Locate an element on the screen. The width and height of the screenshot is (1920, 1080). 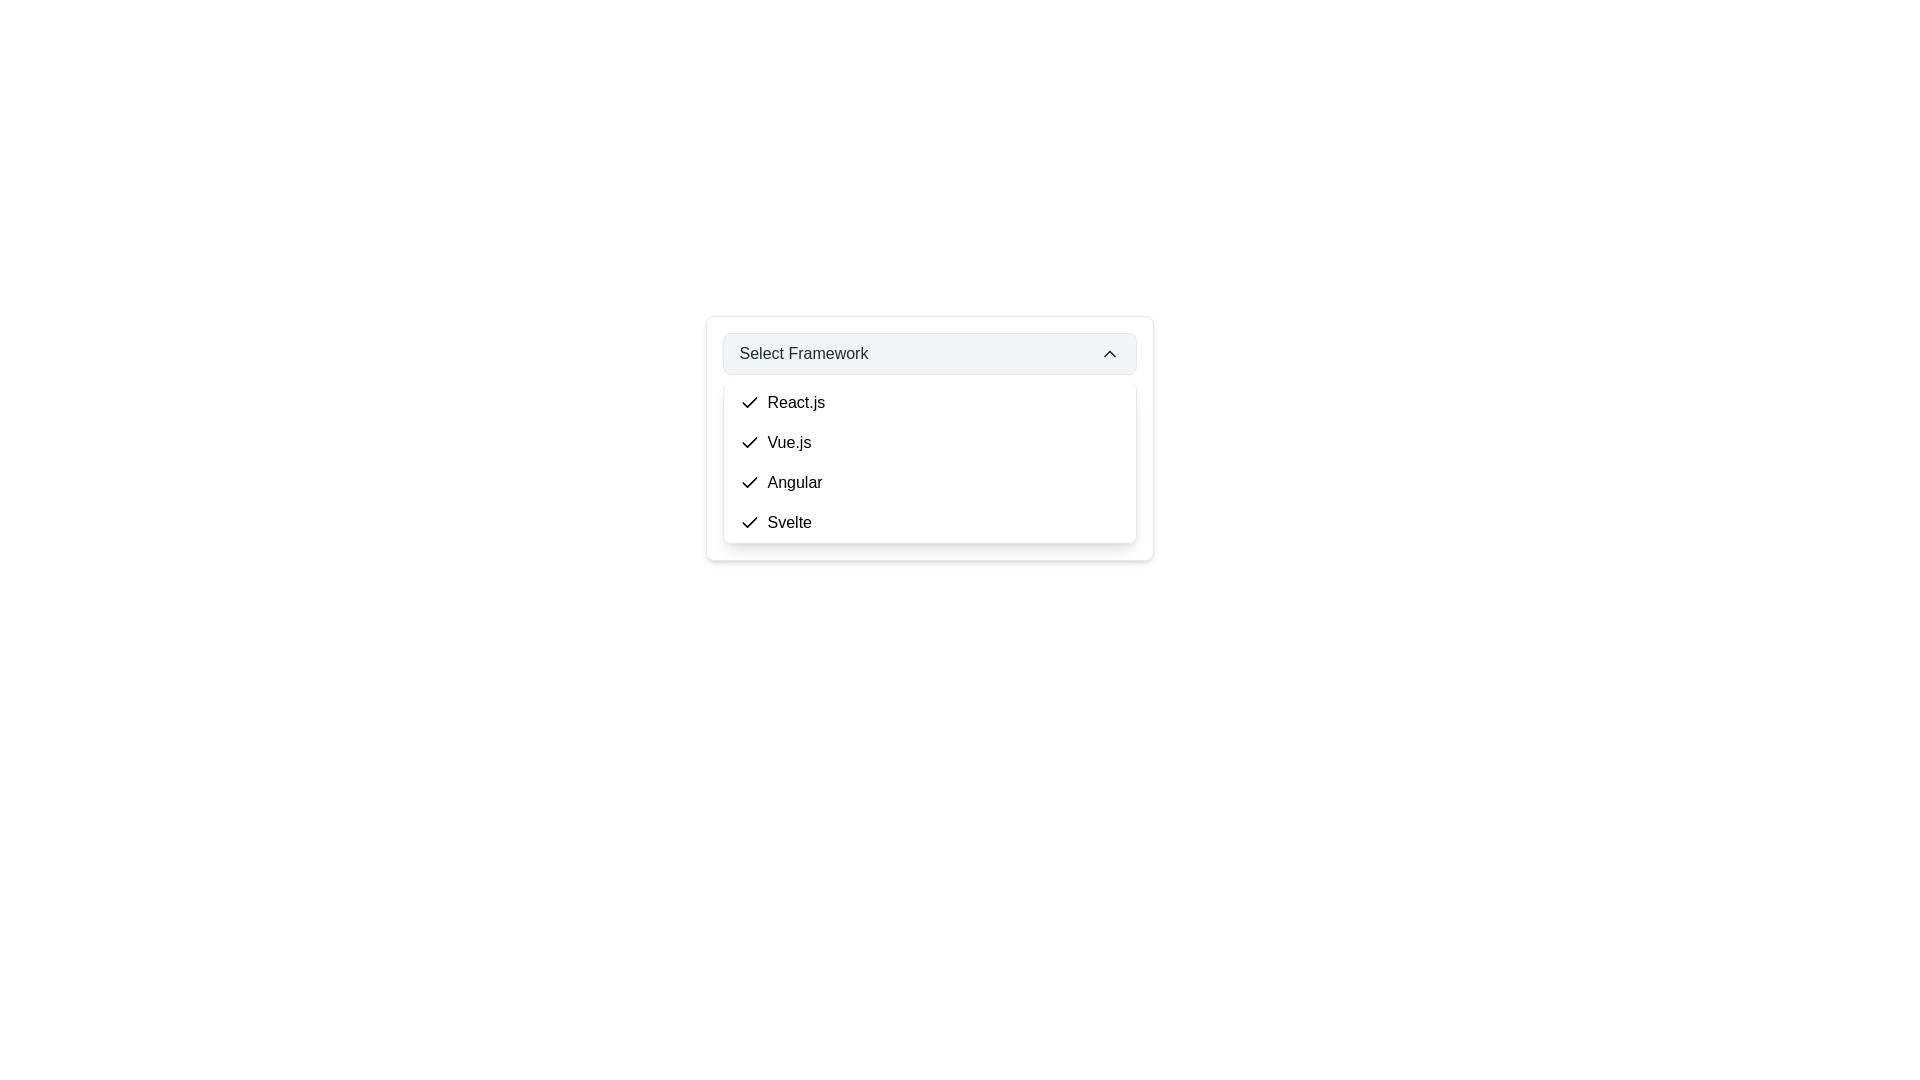
the 'Vue.js' text label in the dropdown menu labeled 'Select Framework', which is the second item in the list between 'React.js' and 'Angular' is located at coordinates (788, 442).